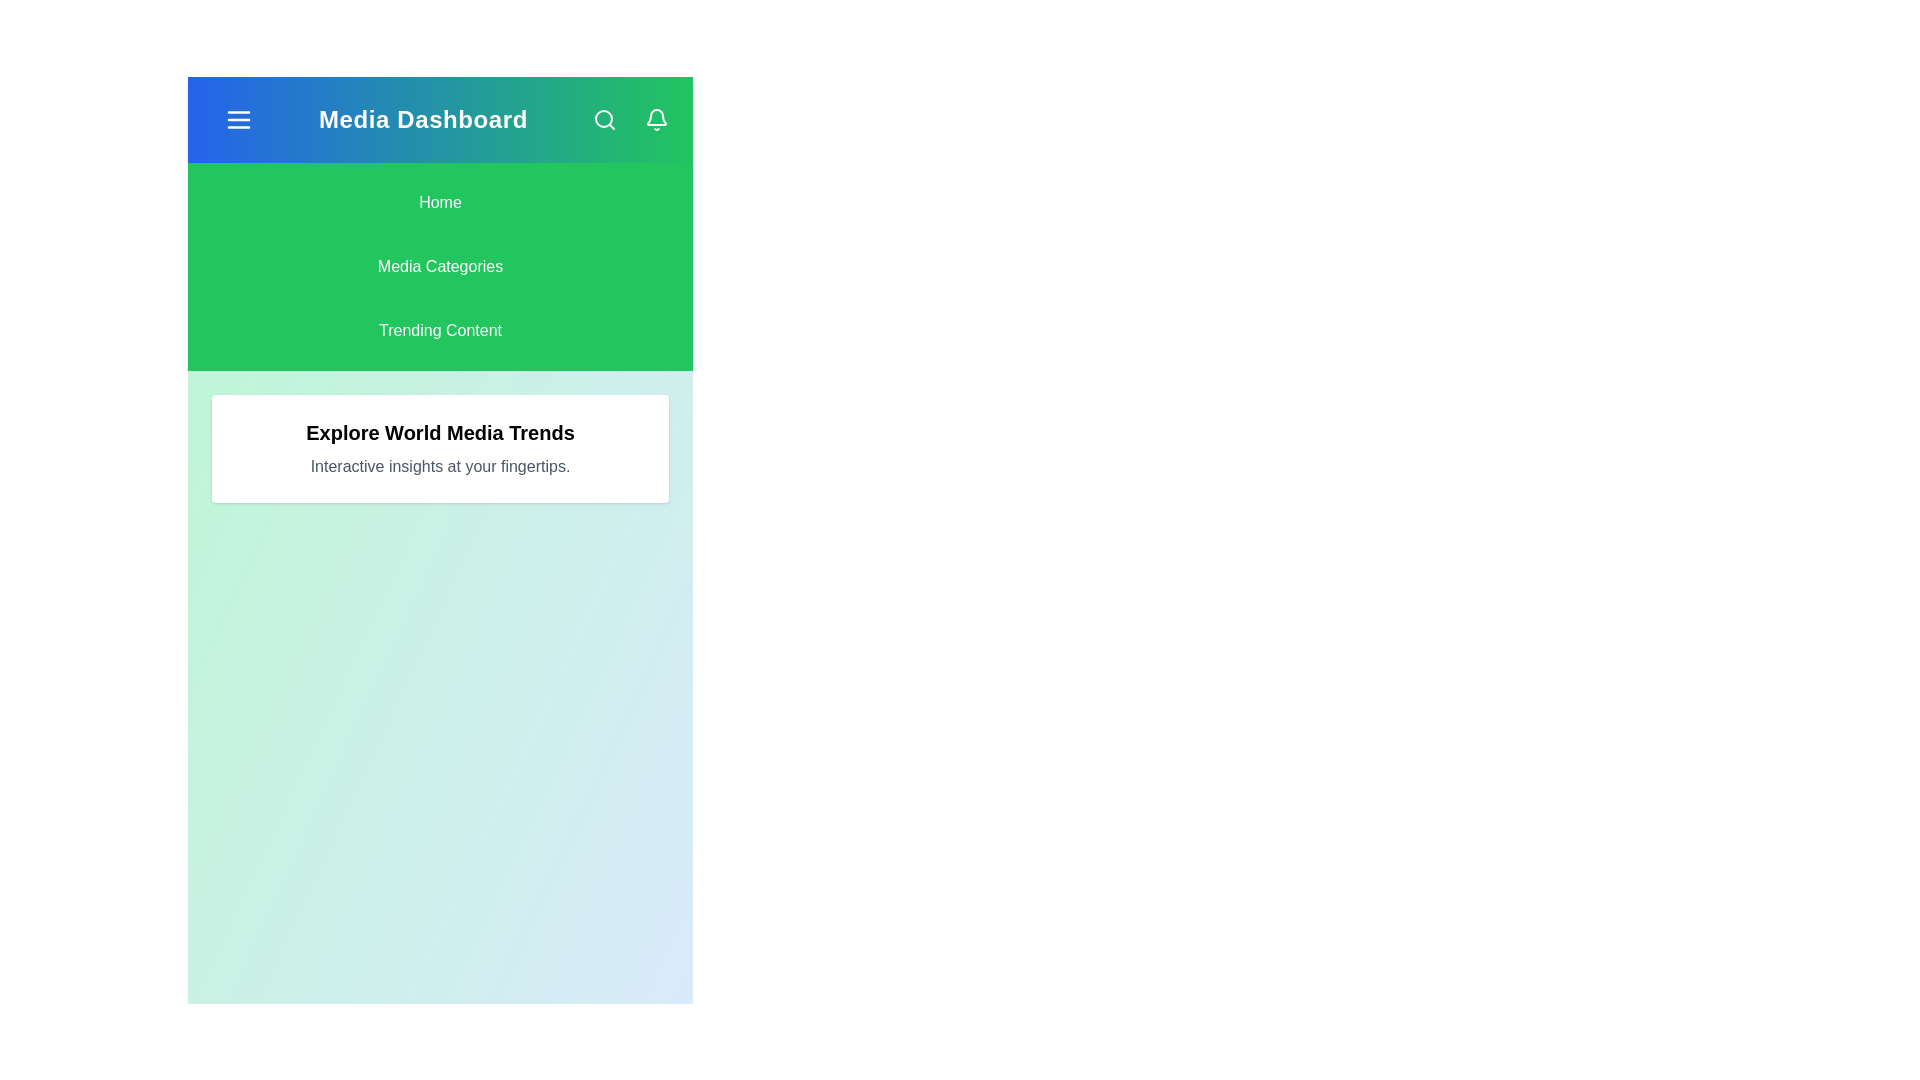  What do you see at coordinates (439, 203) in the screenshot?
I see `the navigation menu item Home` at bounding box center [439, 203].